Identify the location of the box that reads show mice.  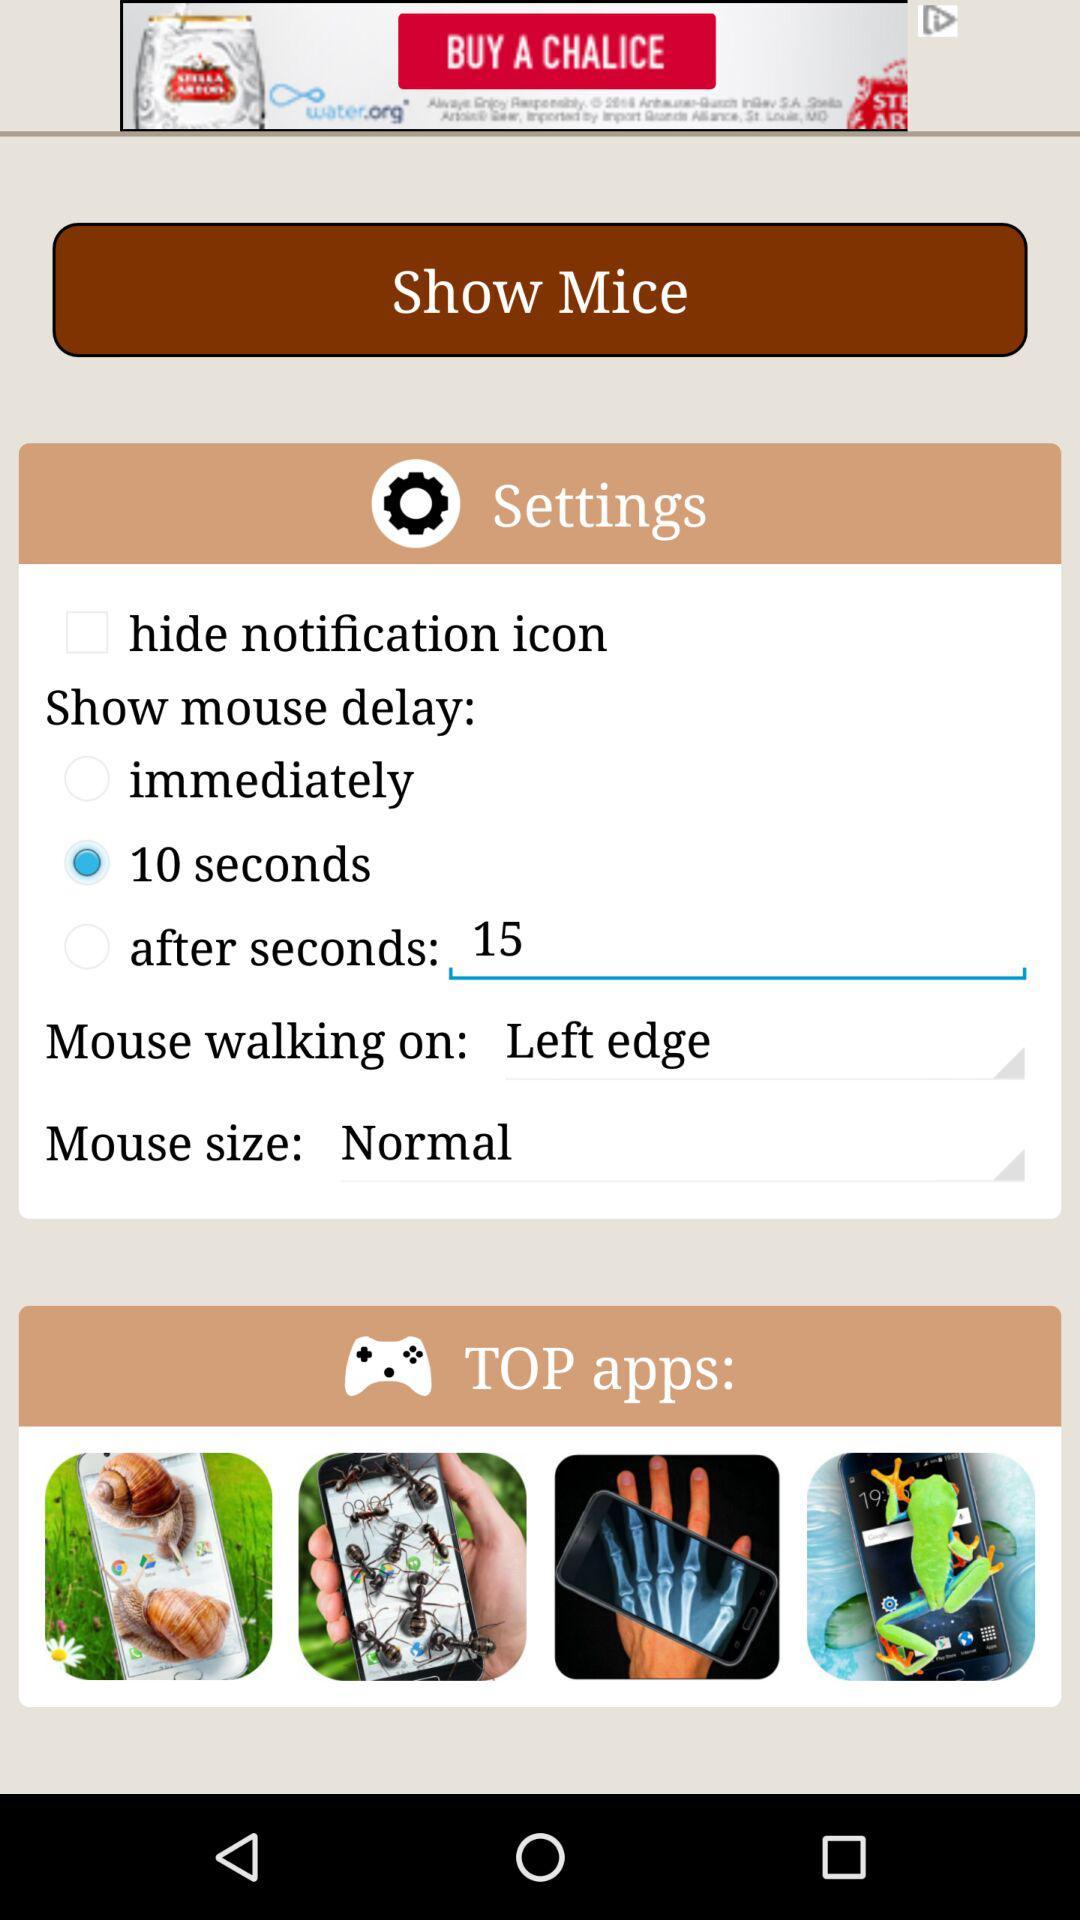
(540, 288).